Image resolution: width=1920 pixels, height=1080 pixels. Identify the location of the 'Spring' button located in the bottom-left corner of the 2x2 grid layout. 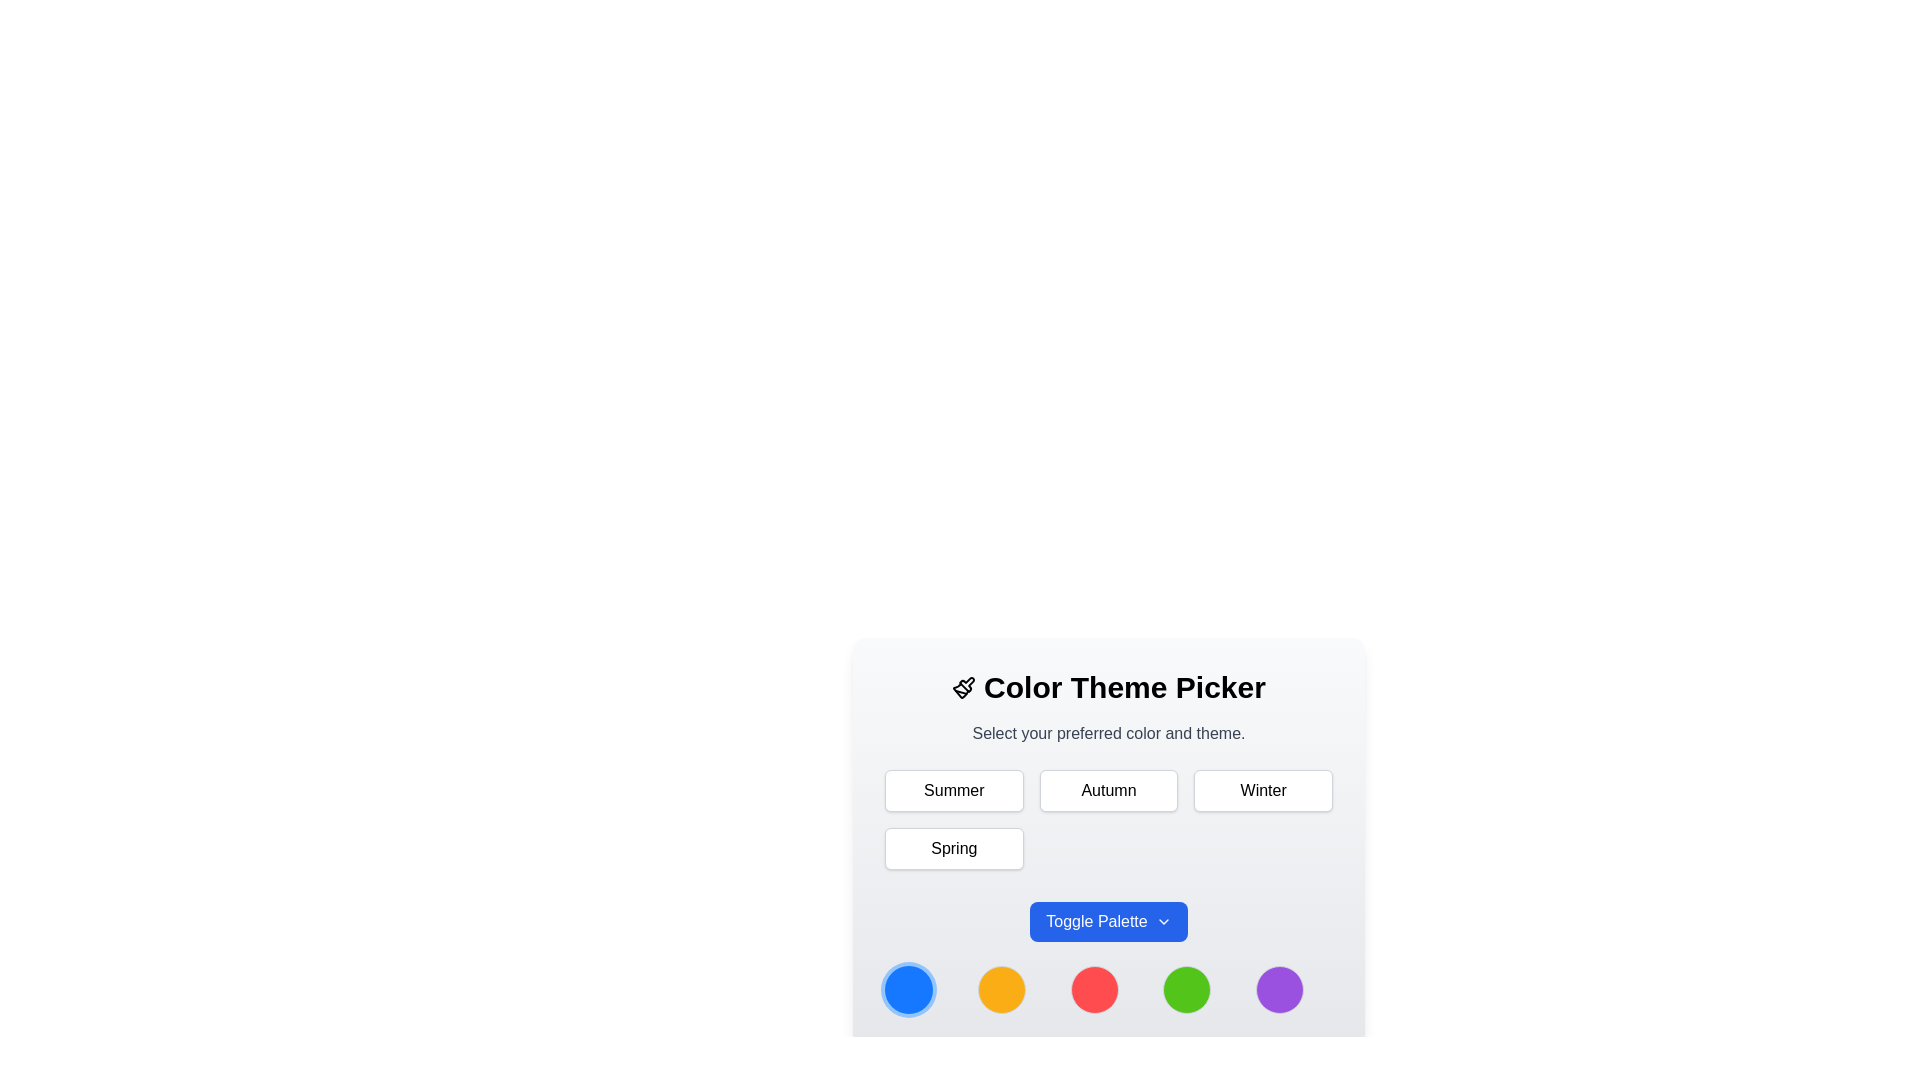
(953, 848).